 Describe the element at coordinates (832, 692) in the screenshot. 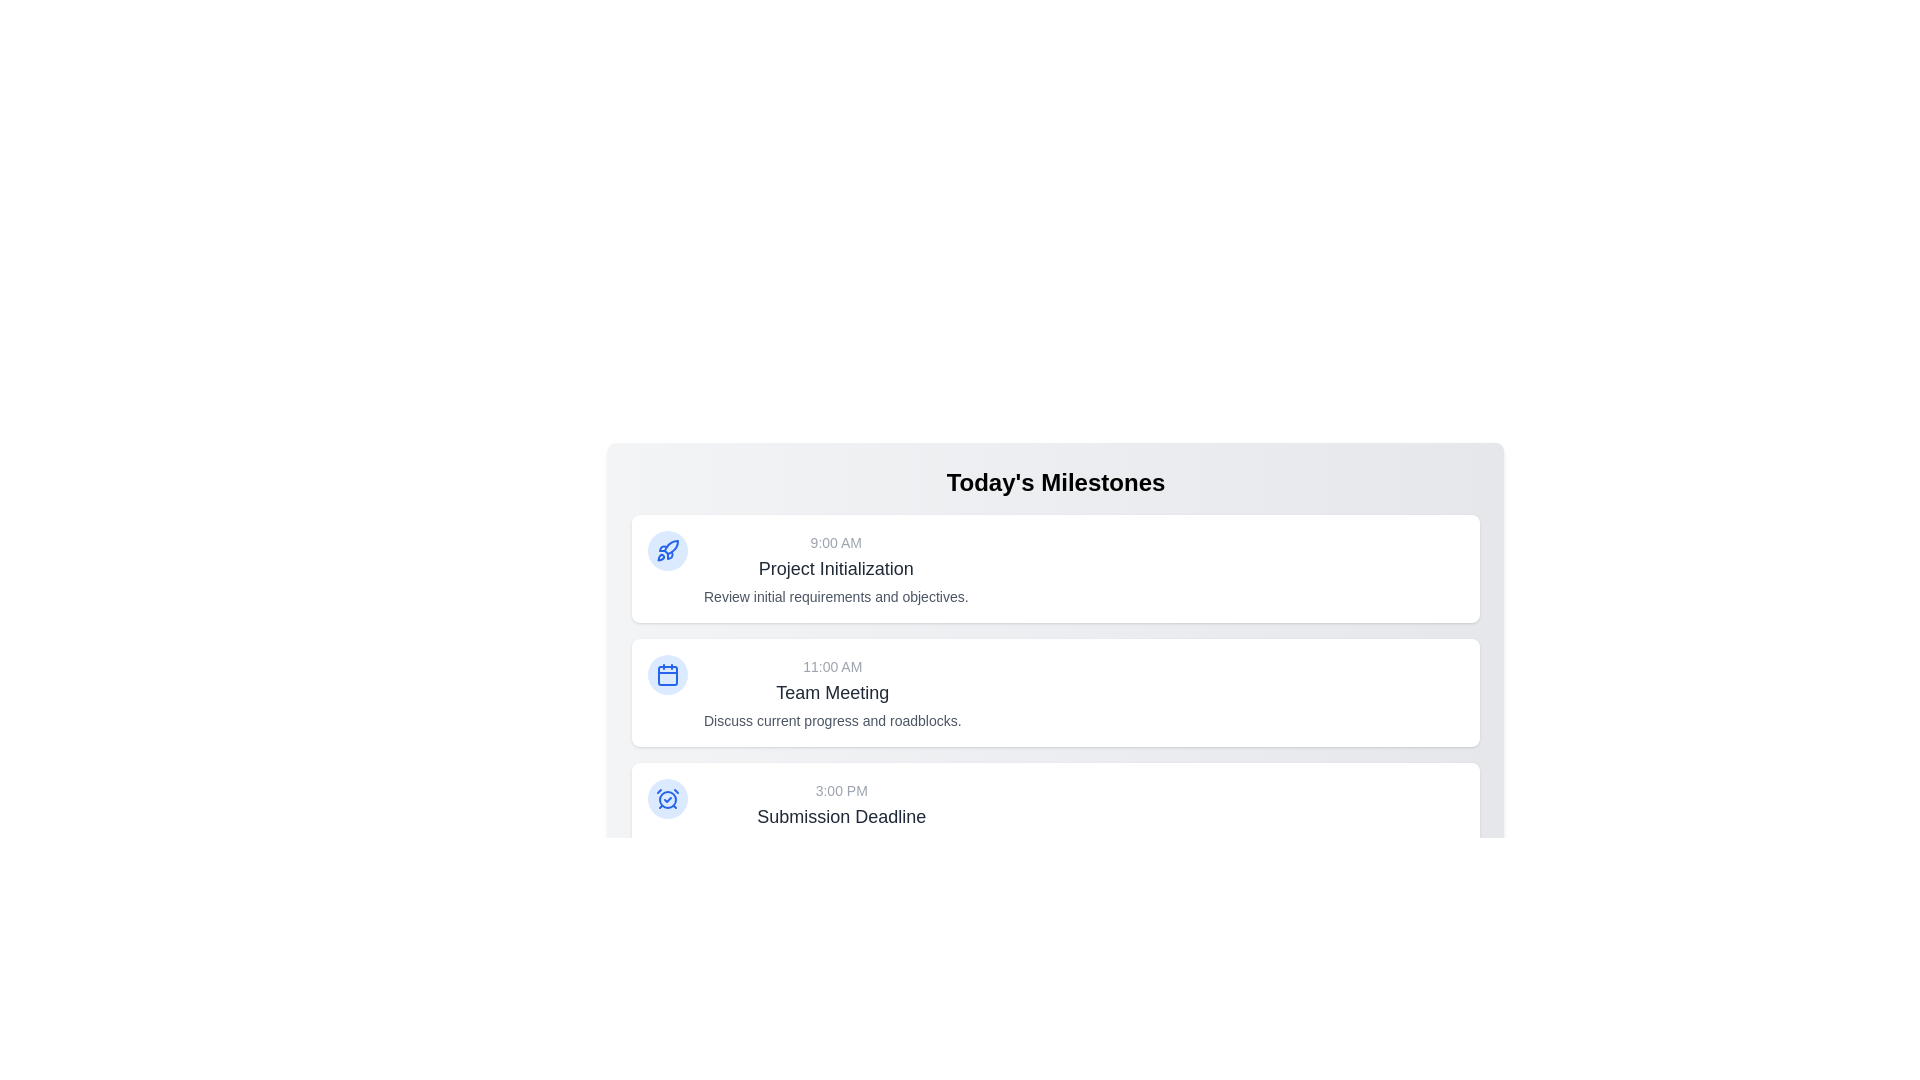

I see `the Text Display element that shows event details, including the 'Team Meeting' title and description` at that location.